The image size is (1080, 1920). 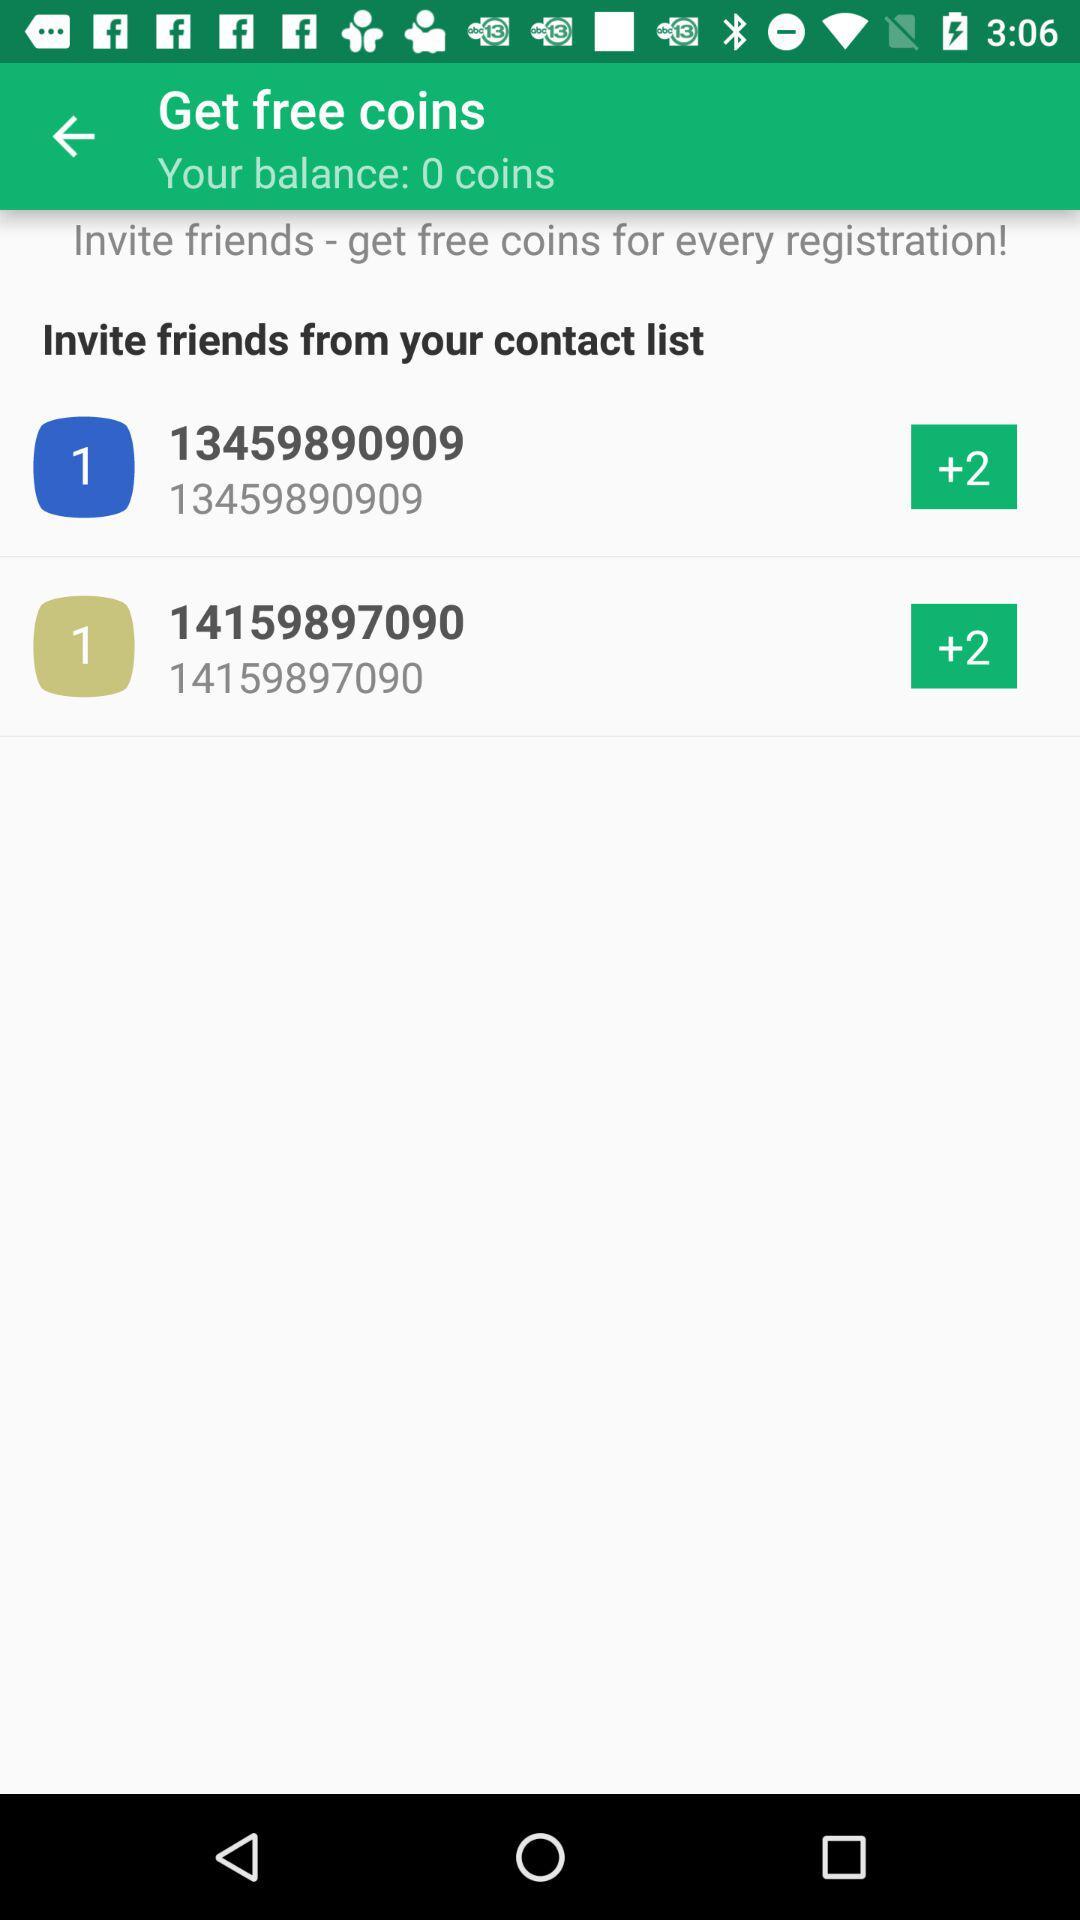 I want to click on icon next to get free coins item, so click(x=72, y=135).